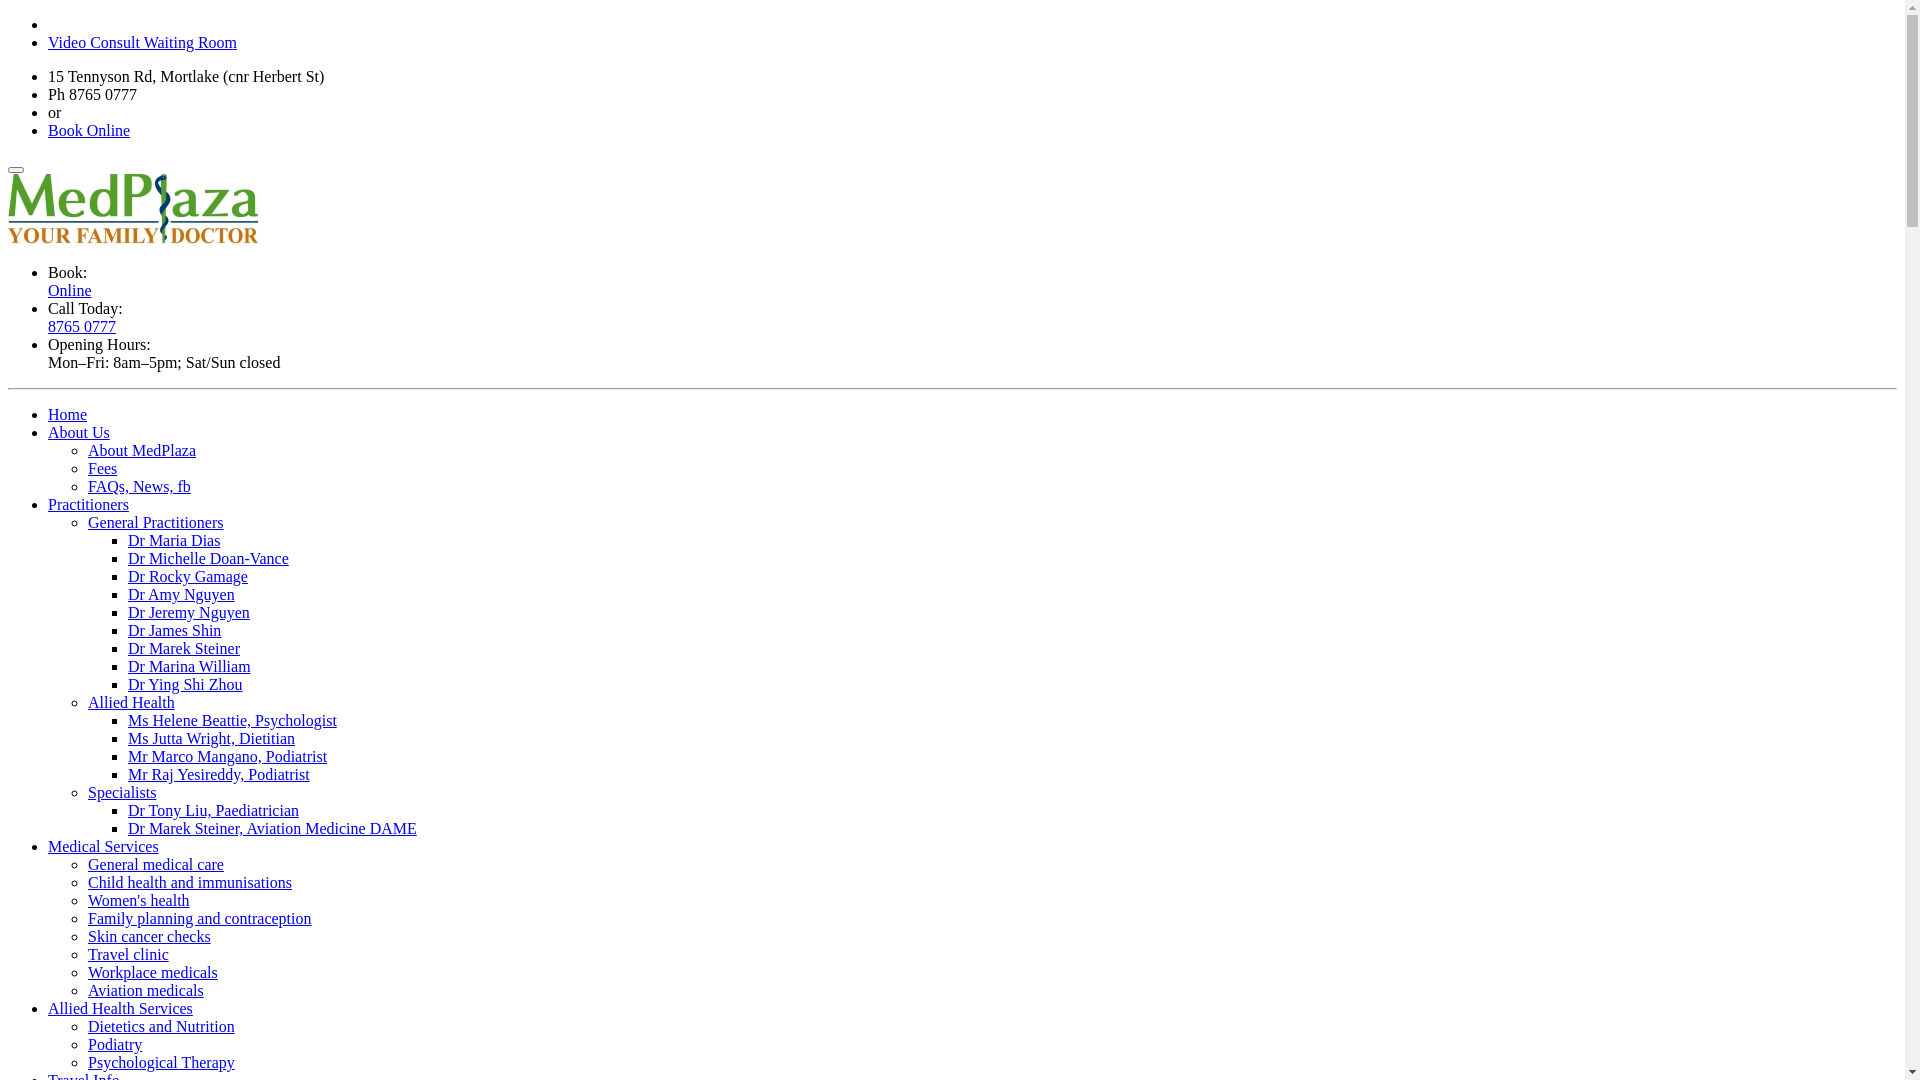 This screenshot has height=1080, width=1920. Describe the element at coordinates (114, 1043) in the screenshot. I see `'Podiatry'` at that location.